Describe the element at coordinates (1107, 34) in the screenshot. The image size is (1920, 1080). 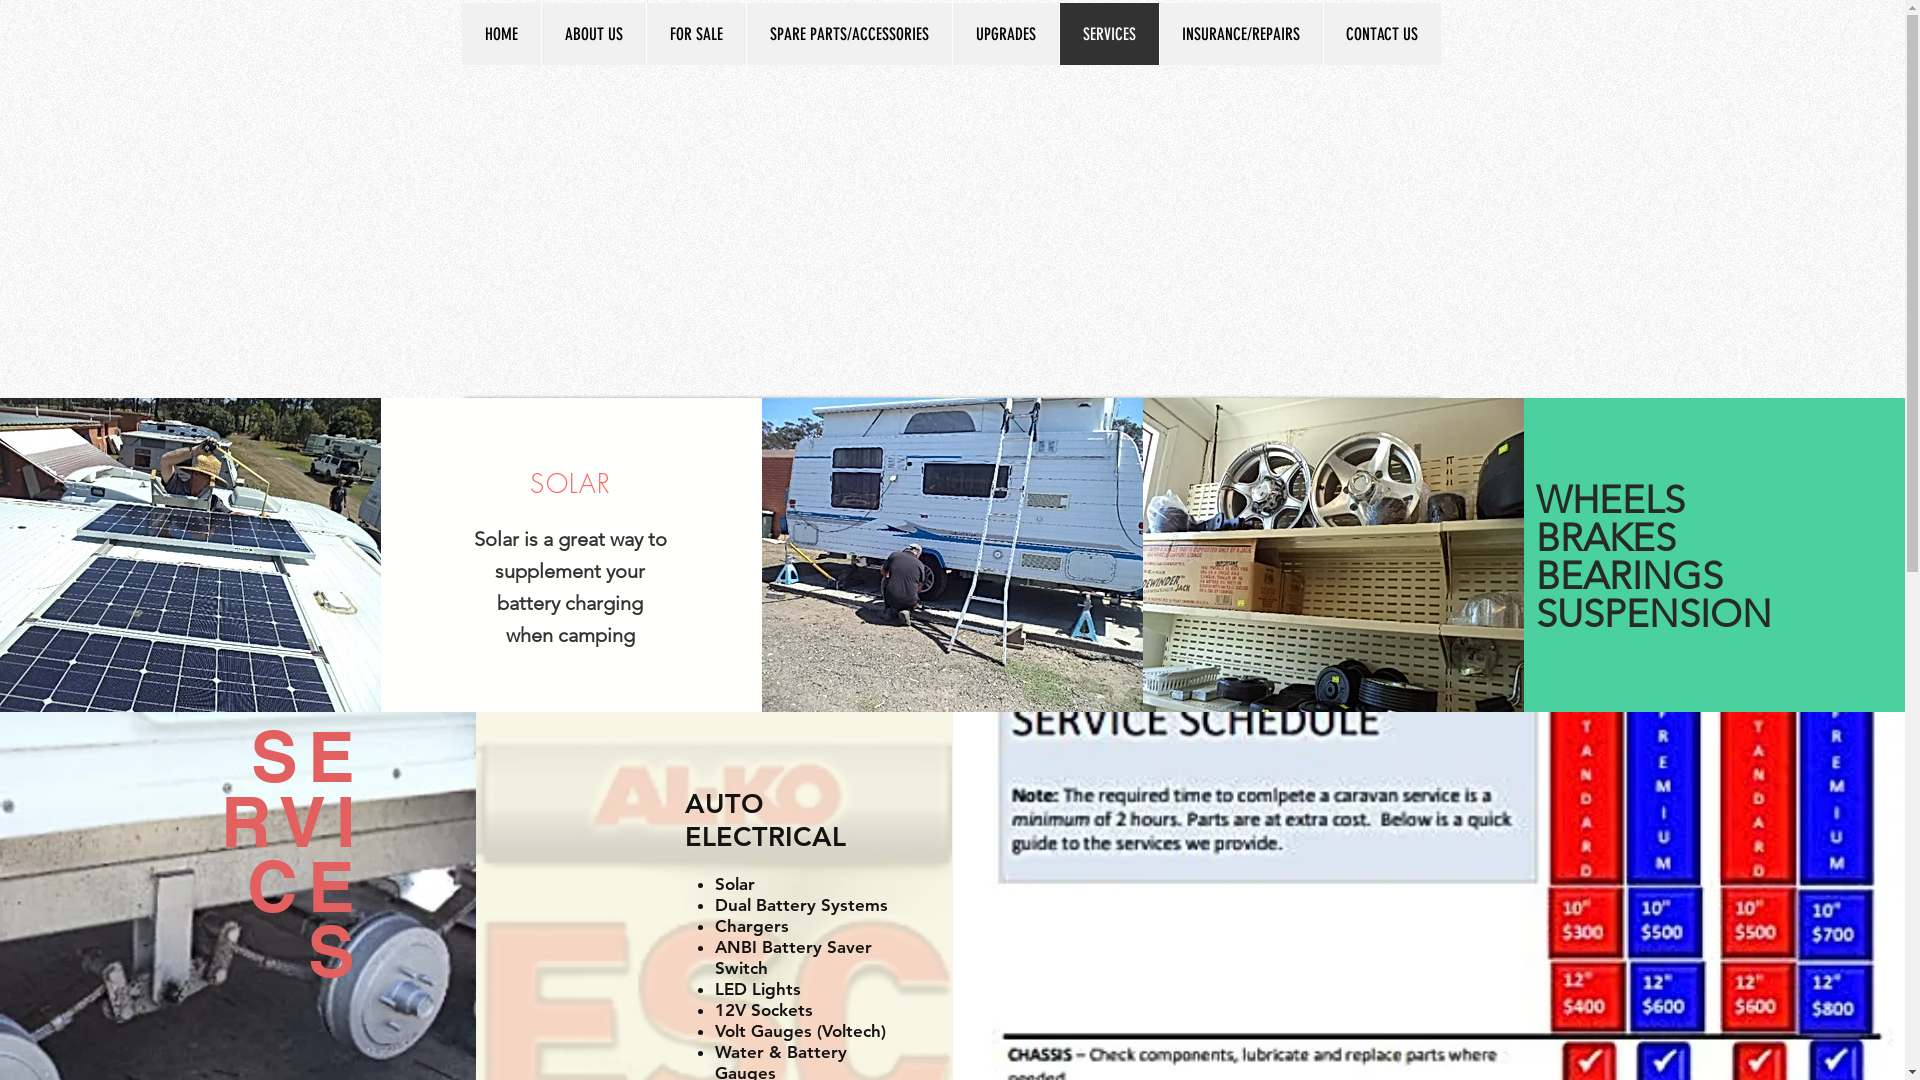
I see `'SERVICES'` at that location.